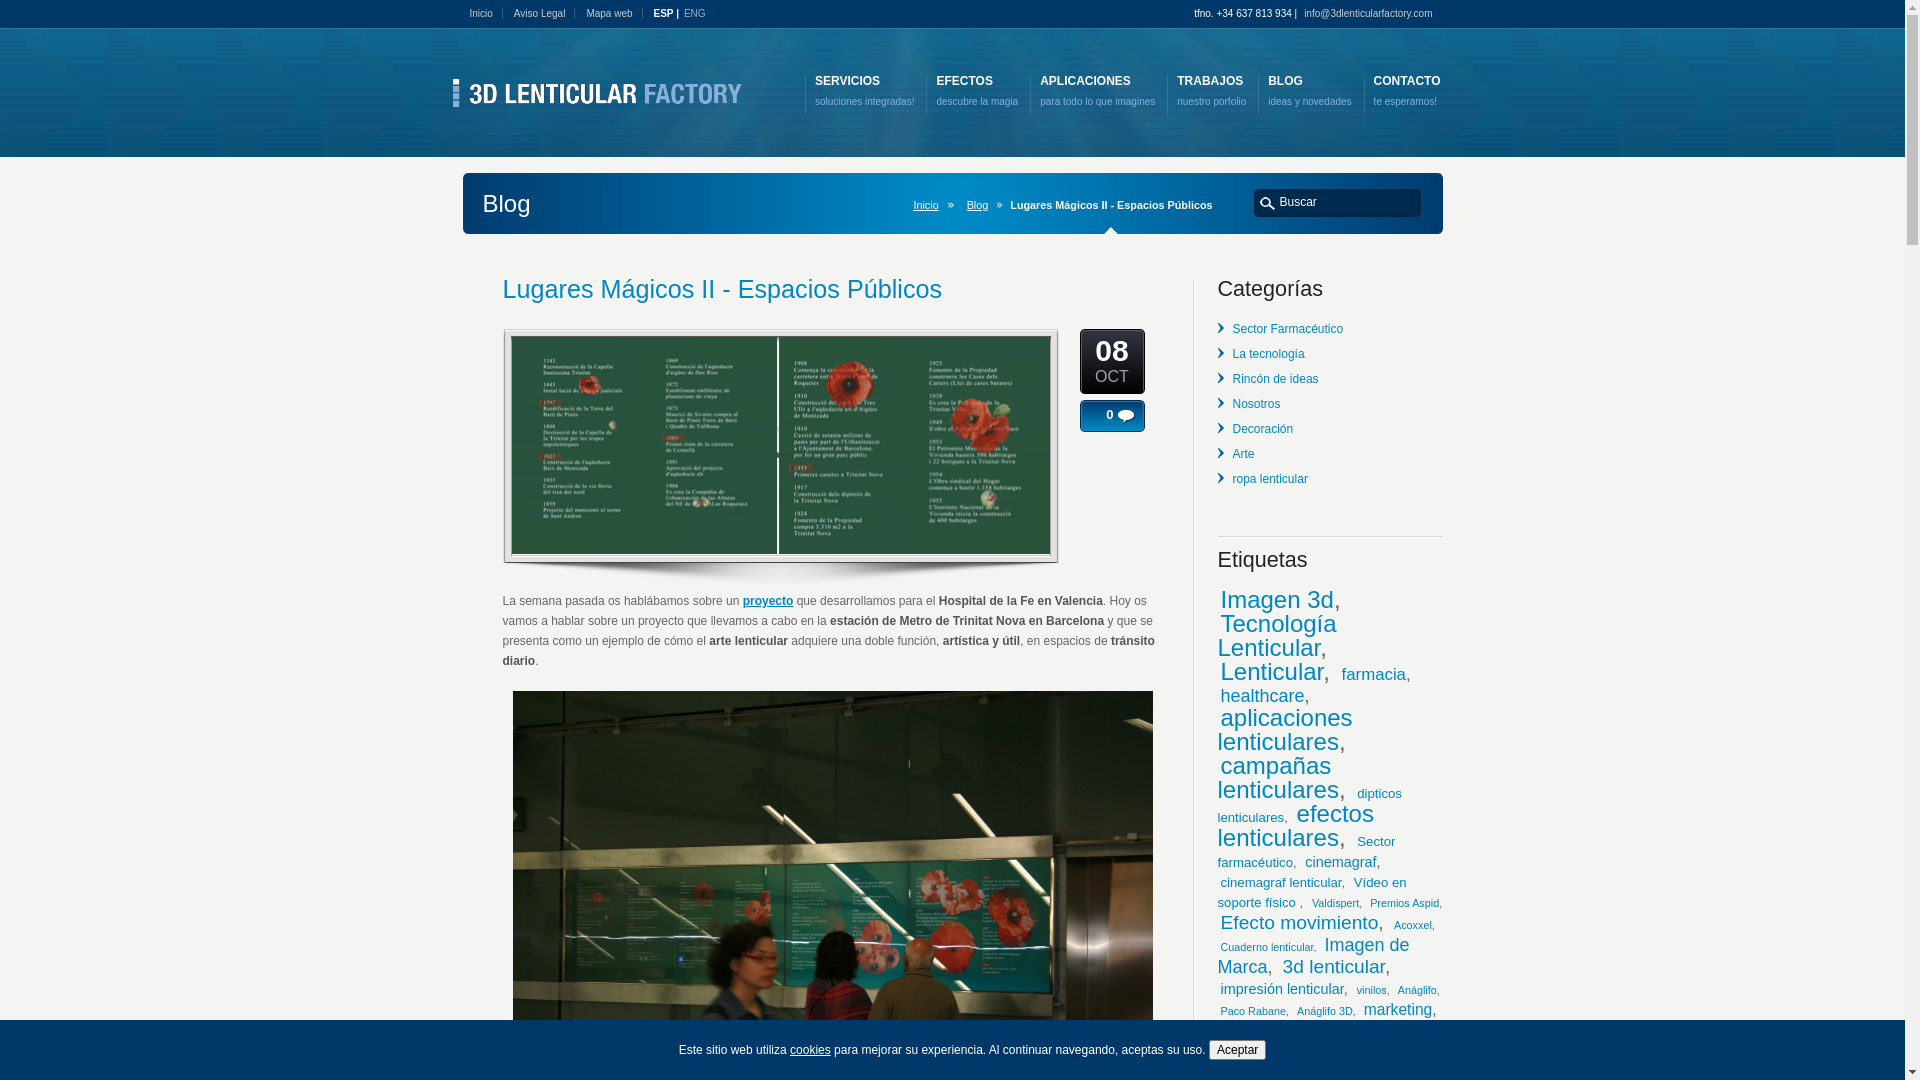 The image size is (1920, 1080). I want to click on 'Imagen de Marca', so click(1314, 955).